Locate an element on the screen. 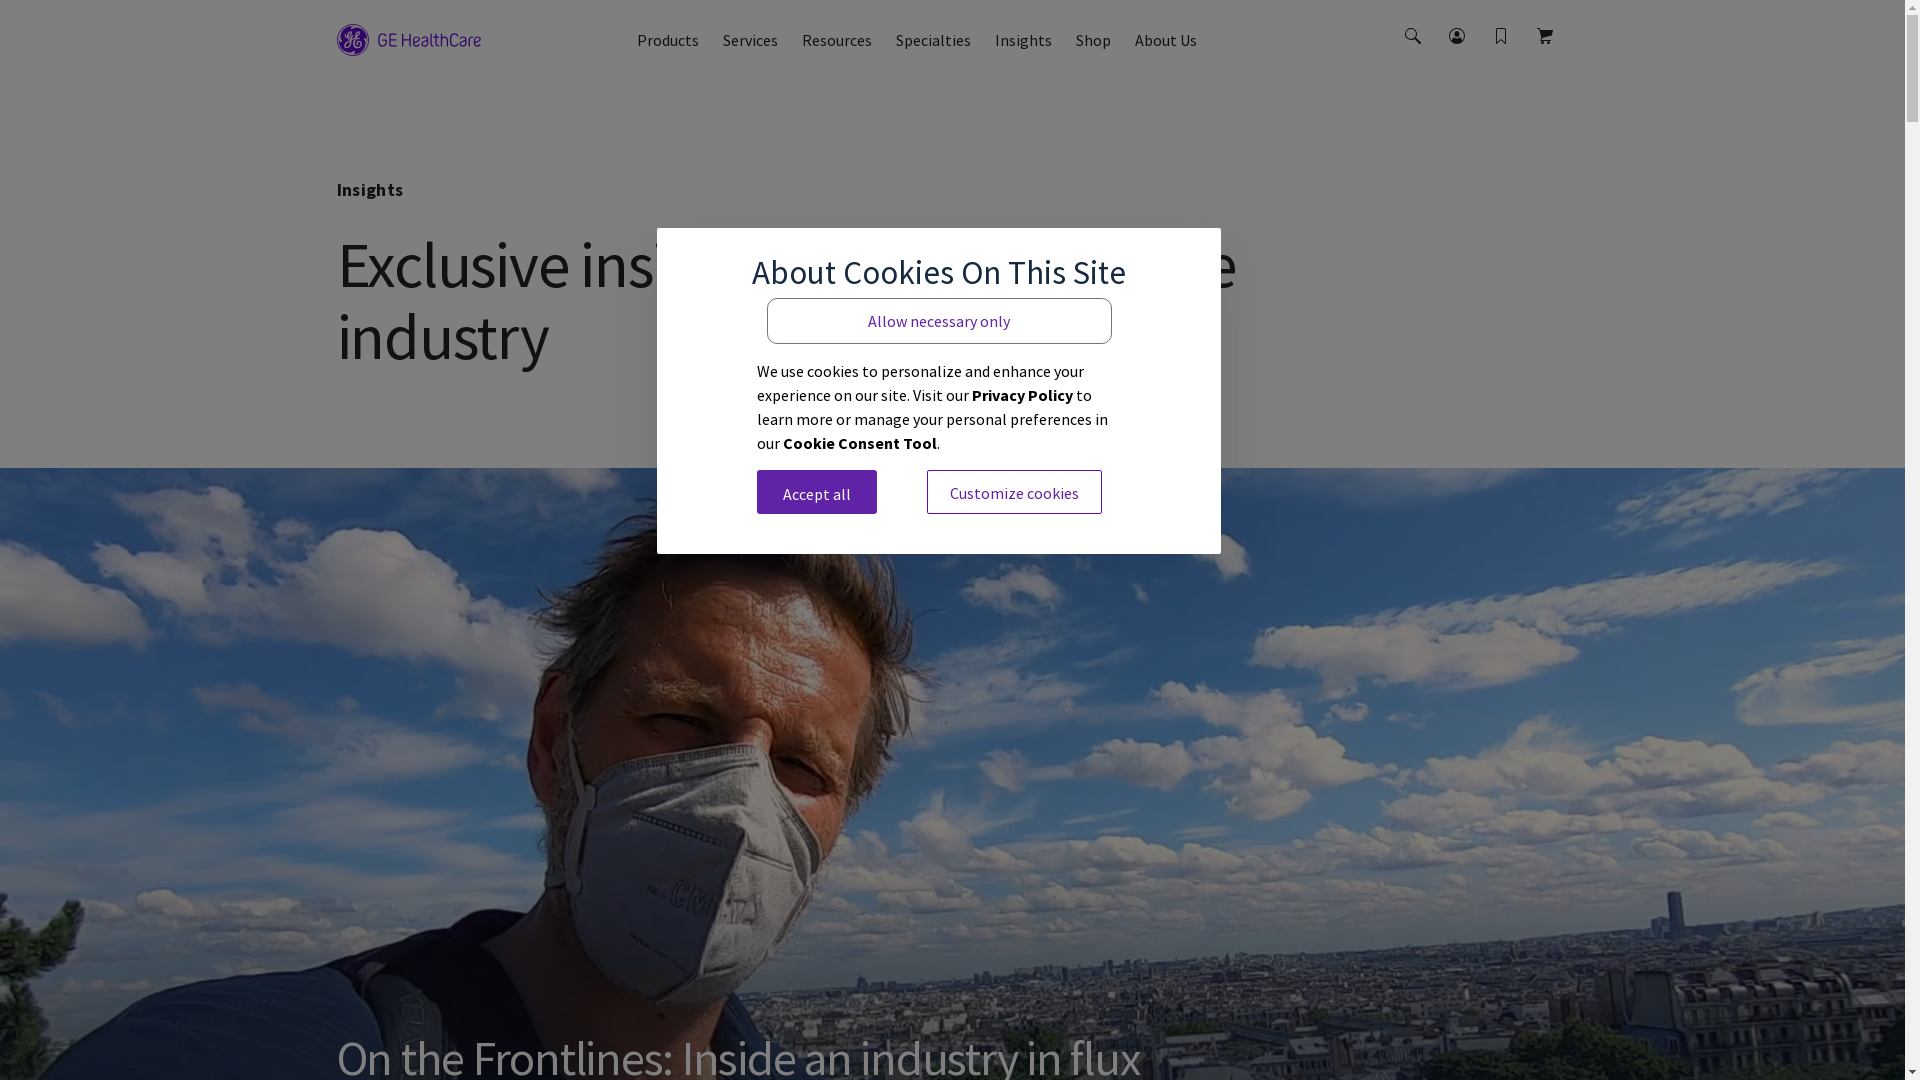 The image size is (1920, 1080). 'Privacy Policy' is located at coordinates (1022, 393).